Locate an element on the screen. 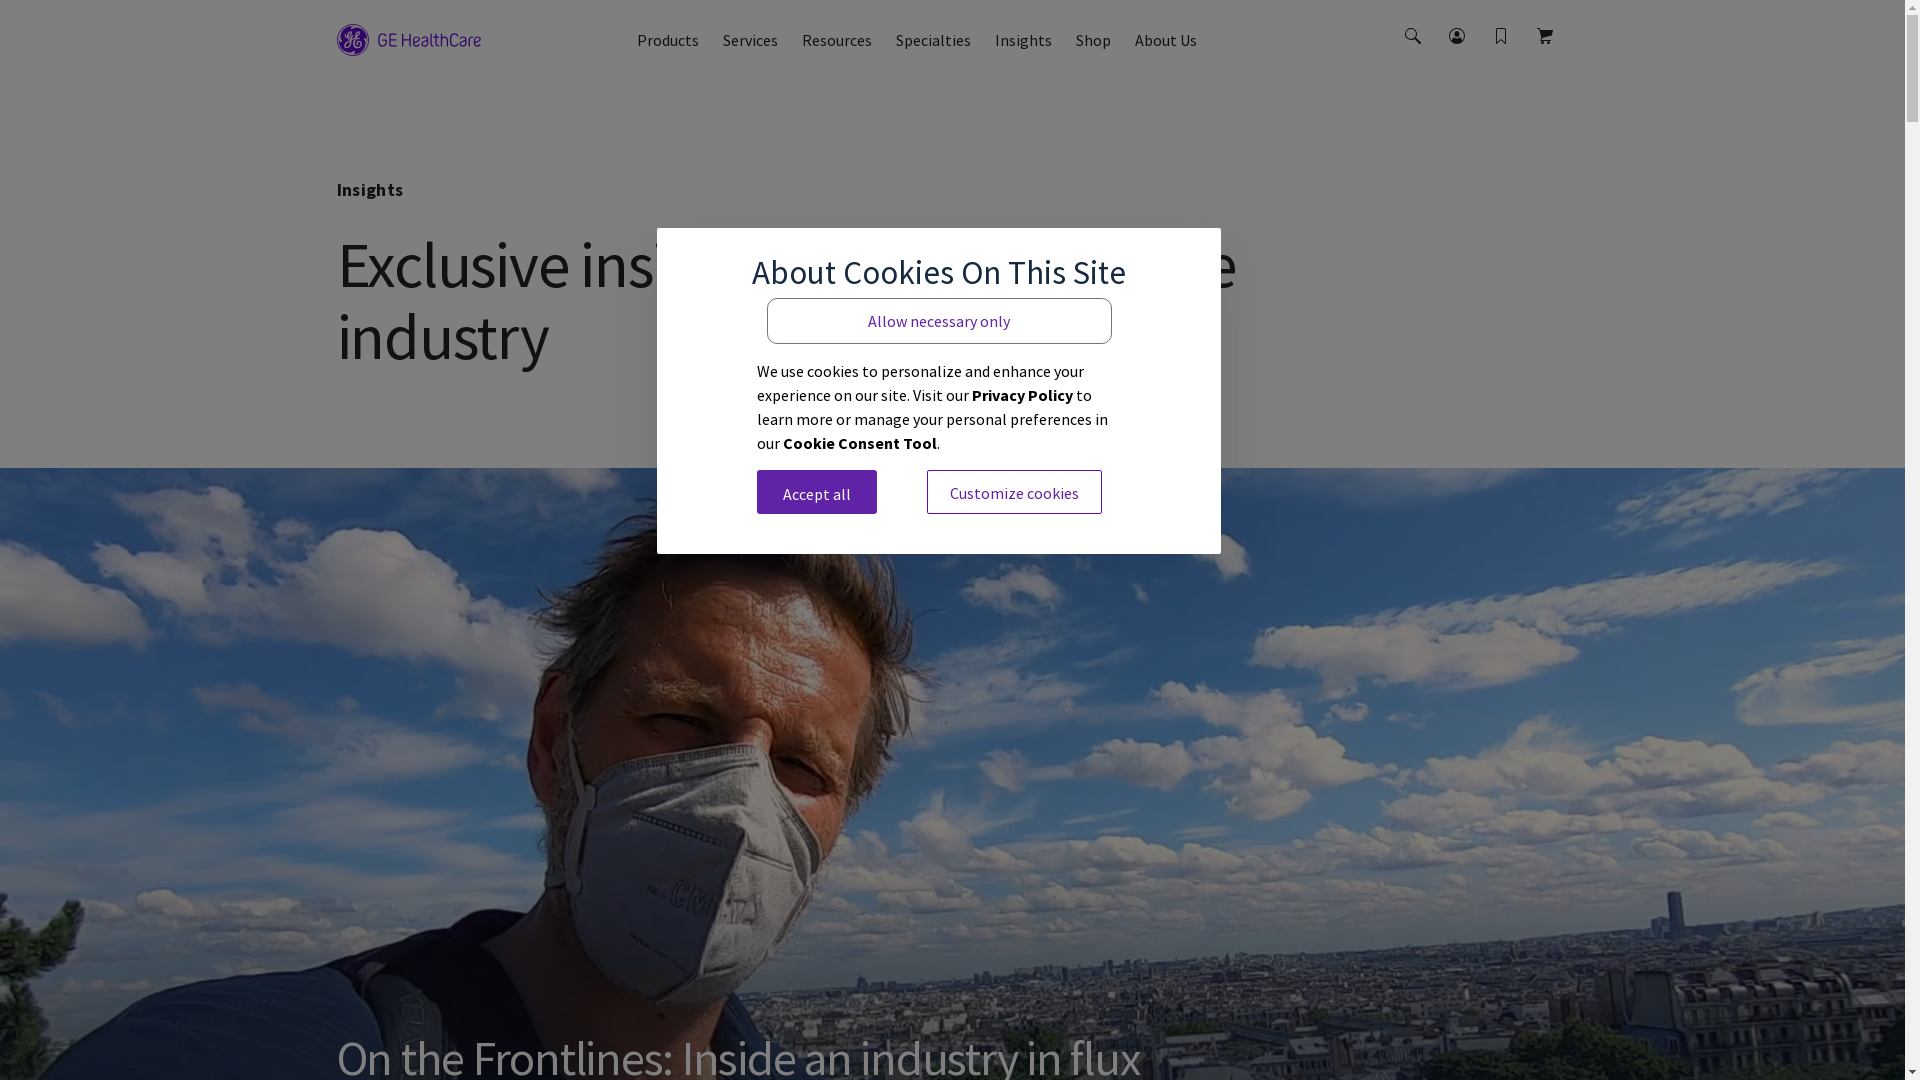 The image size is (1920, 1080). 'Privacy Policy' is located at coordinates (1022, 393).